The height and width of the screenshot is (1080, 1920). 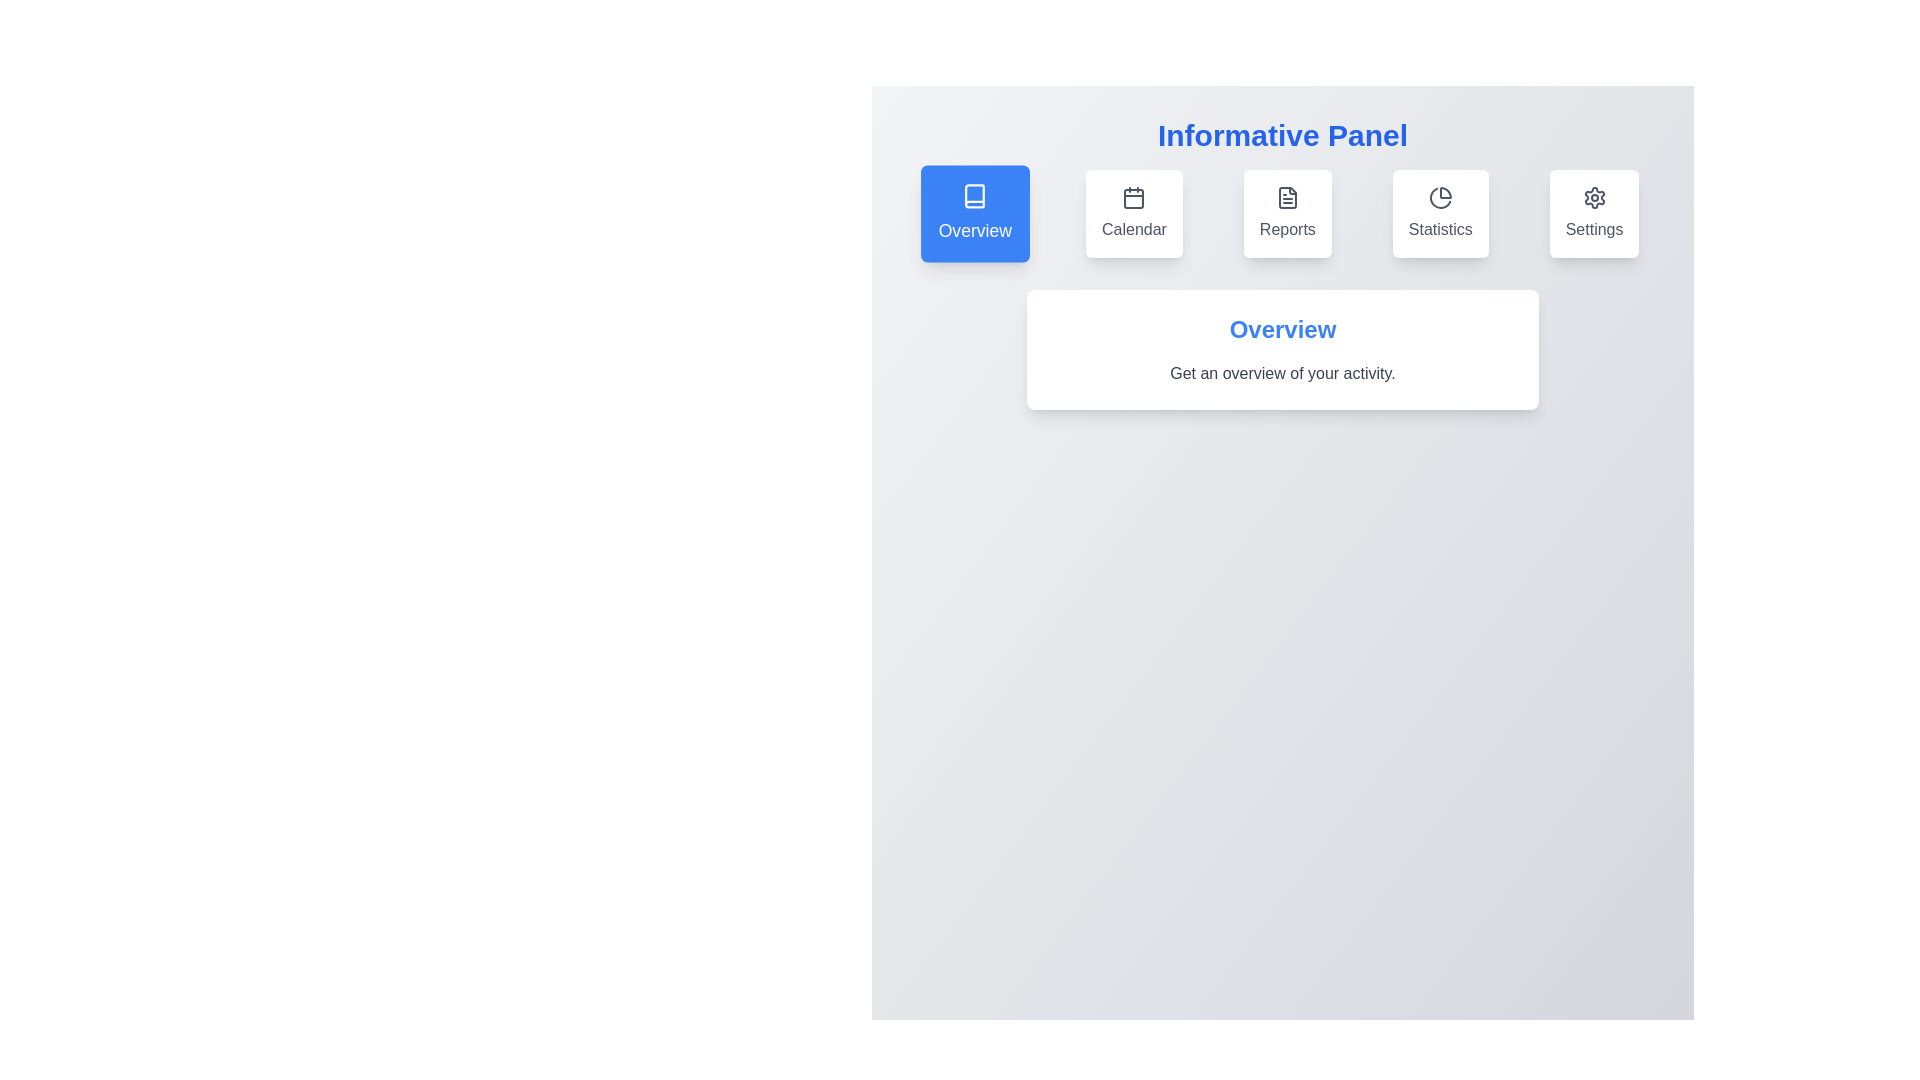 I want to click on the 'Statistics' text label located beneath the pie chart icon in the third box from the left in the upper section of the interface, so click(x=1440, y=229).